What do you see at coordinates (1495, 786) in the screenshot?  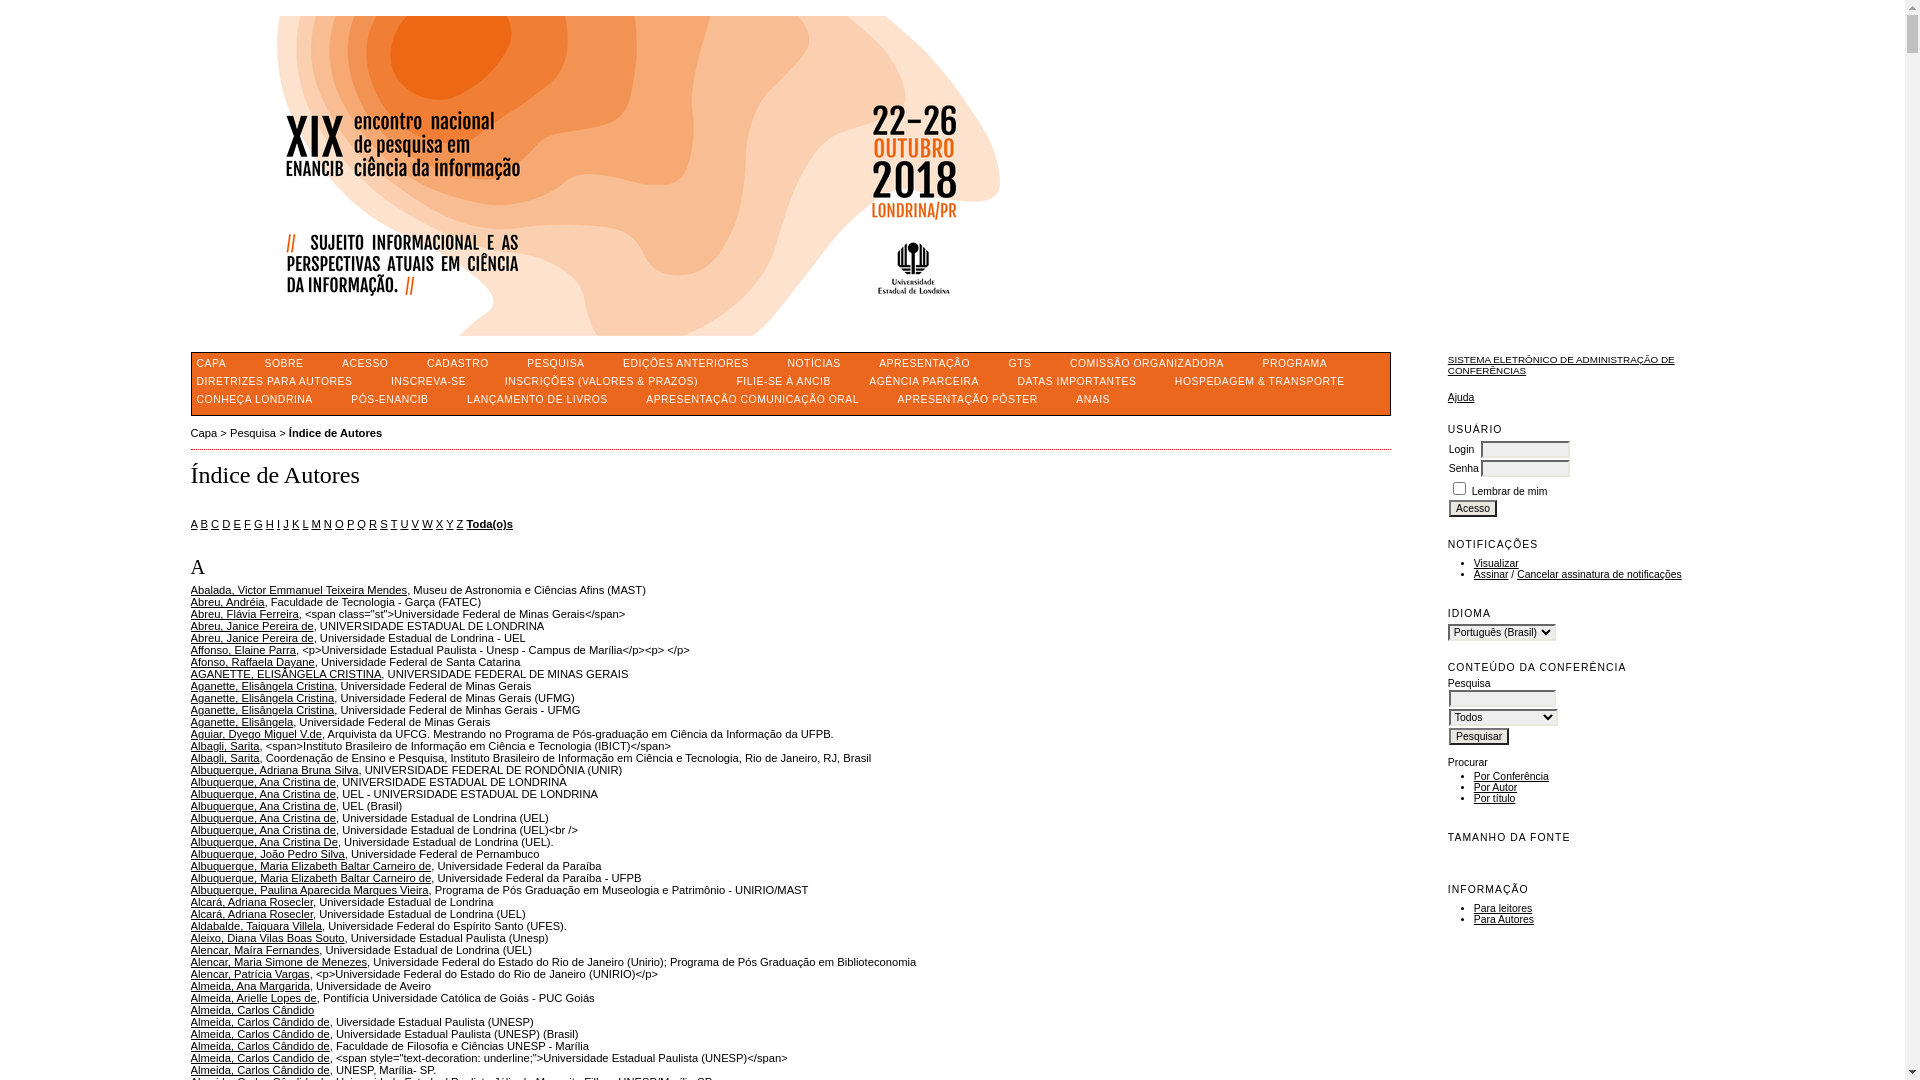 I see `'Por Autor'` at bounding box center [1495, 786].